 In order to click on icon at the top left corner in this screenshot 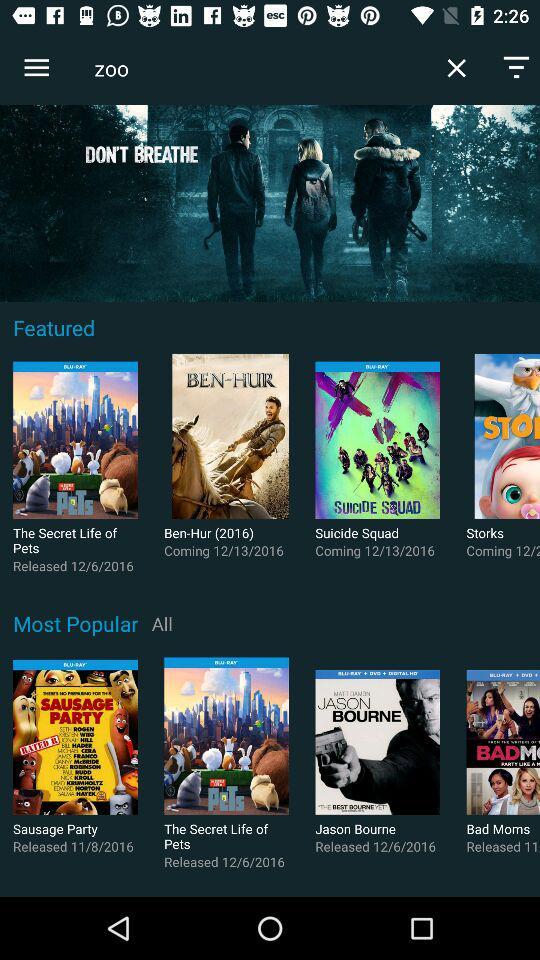, I will do `click(36, 68)`.